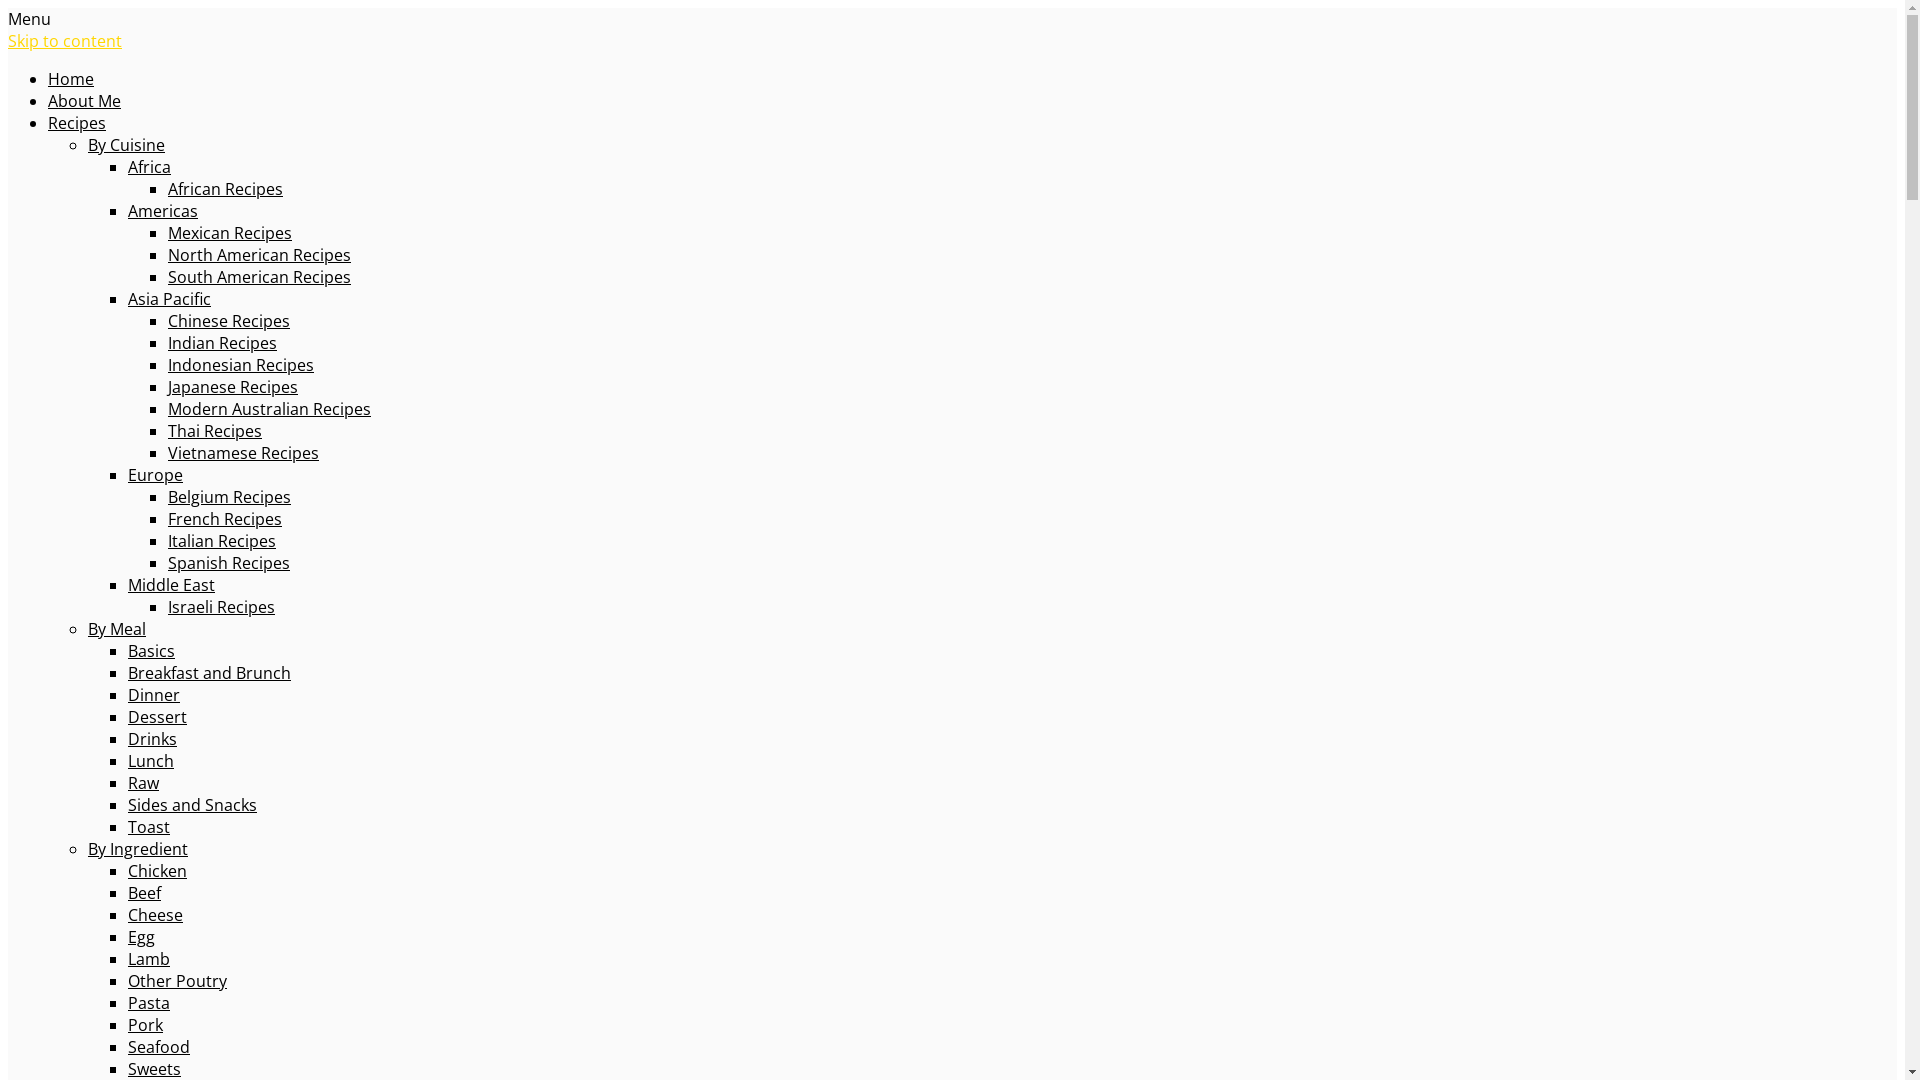 The width and height of the screenshot is (1920, 1080). I want to click on 'Raw', so click(142, 782).